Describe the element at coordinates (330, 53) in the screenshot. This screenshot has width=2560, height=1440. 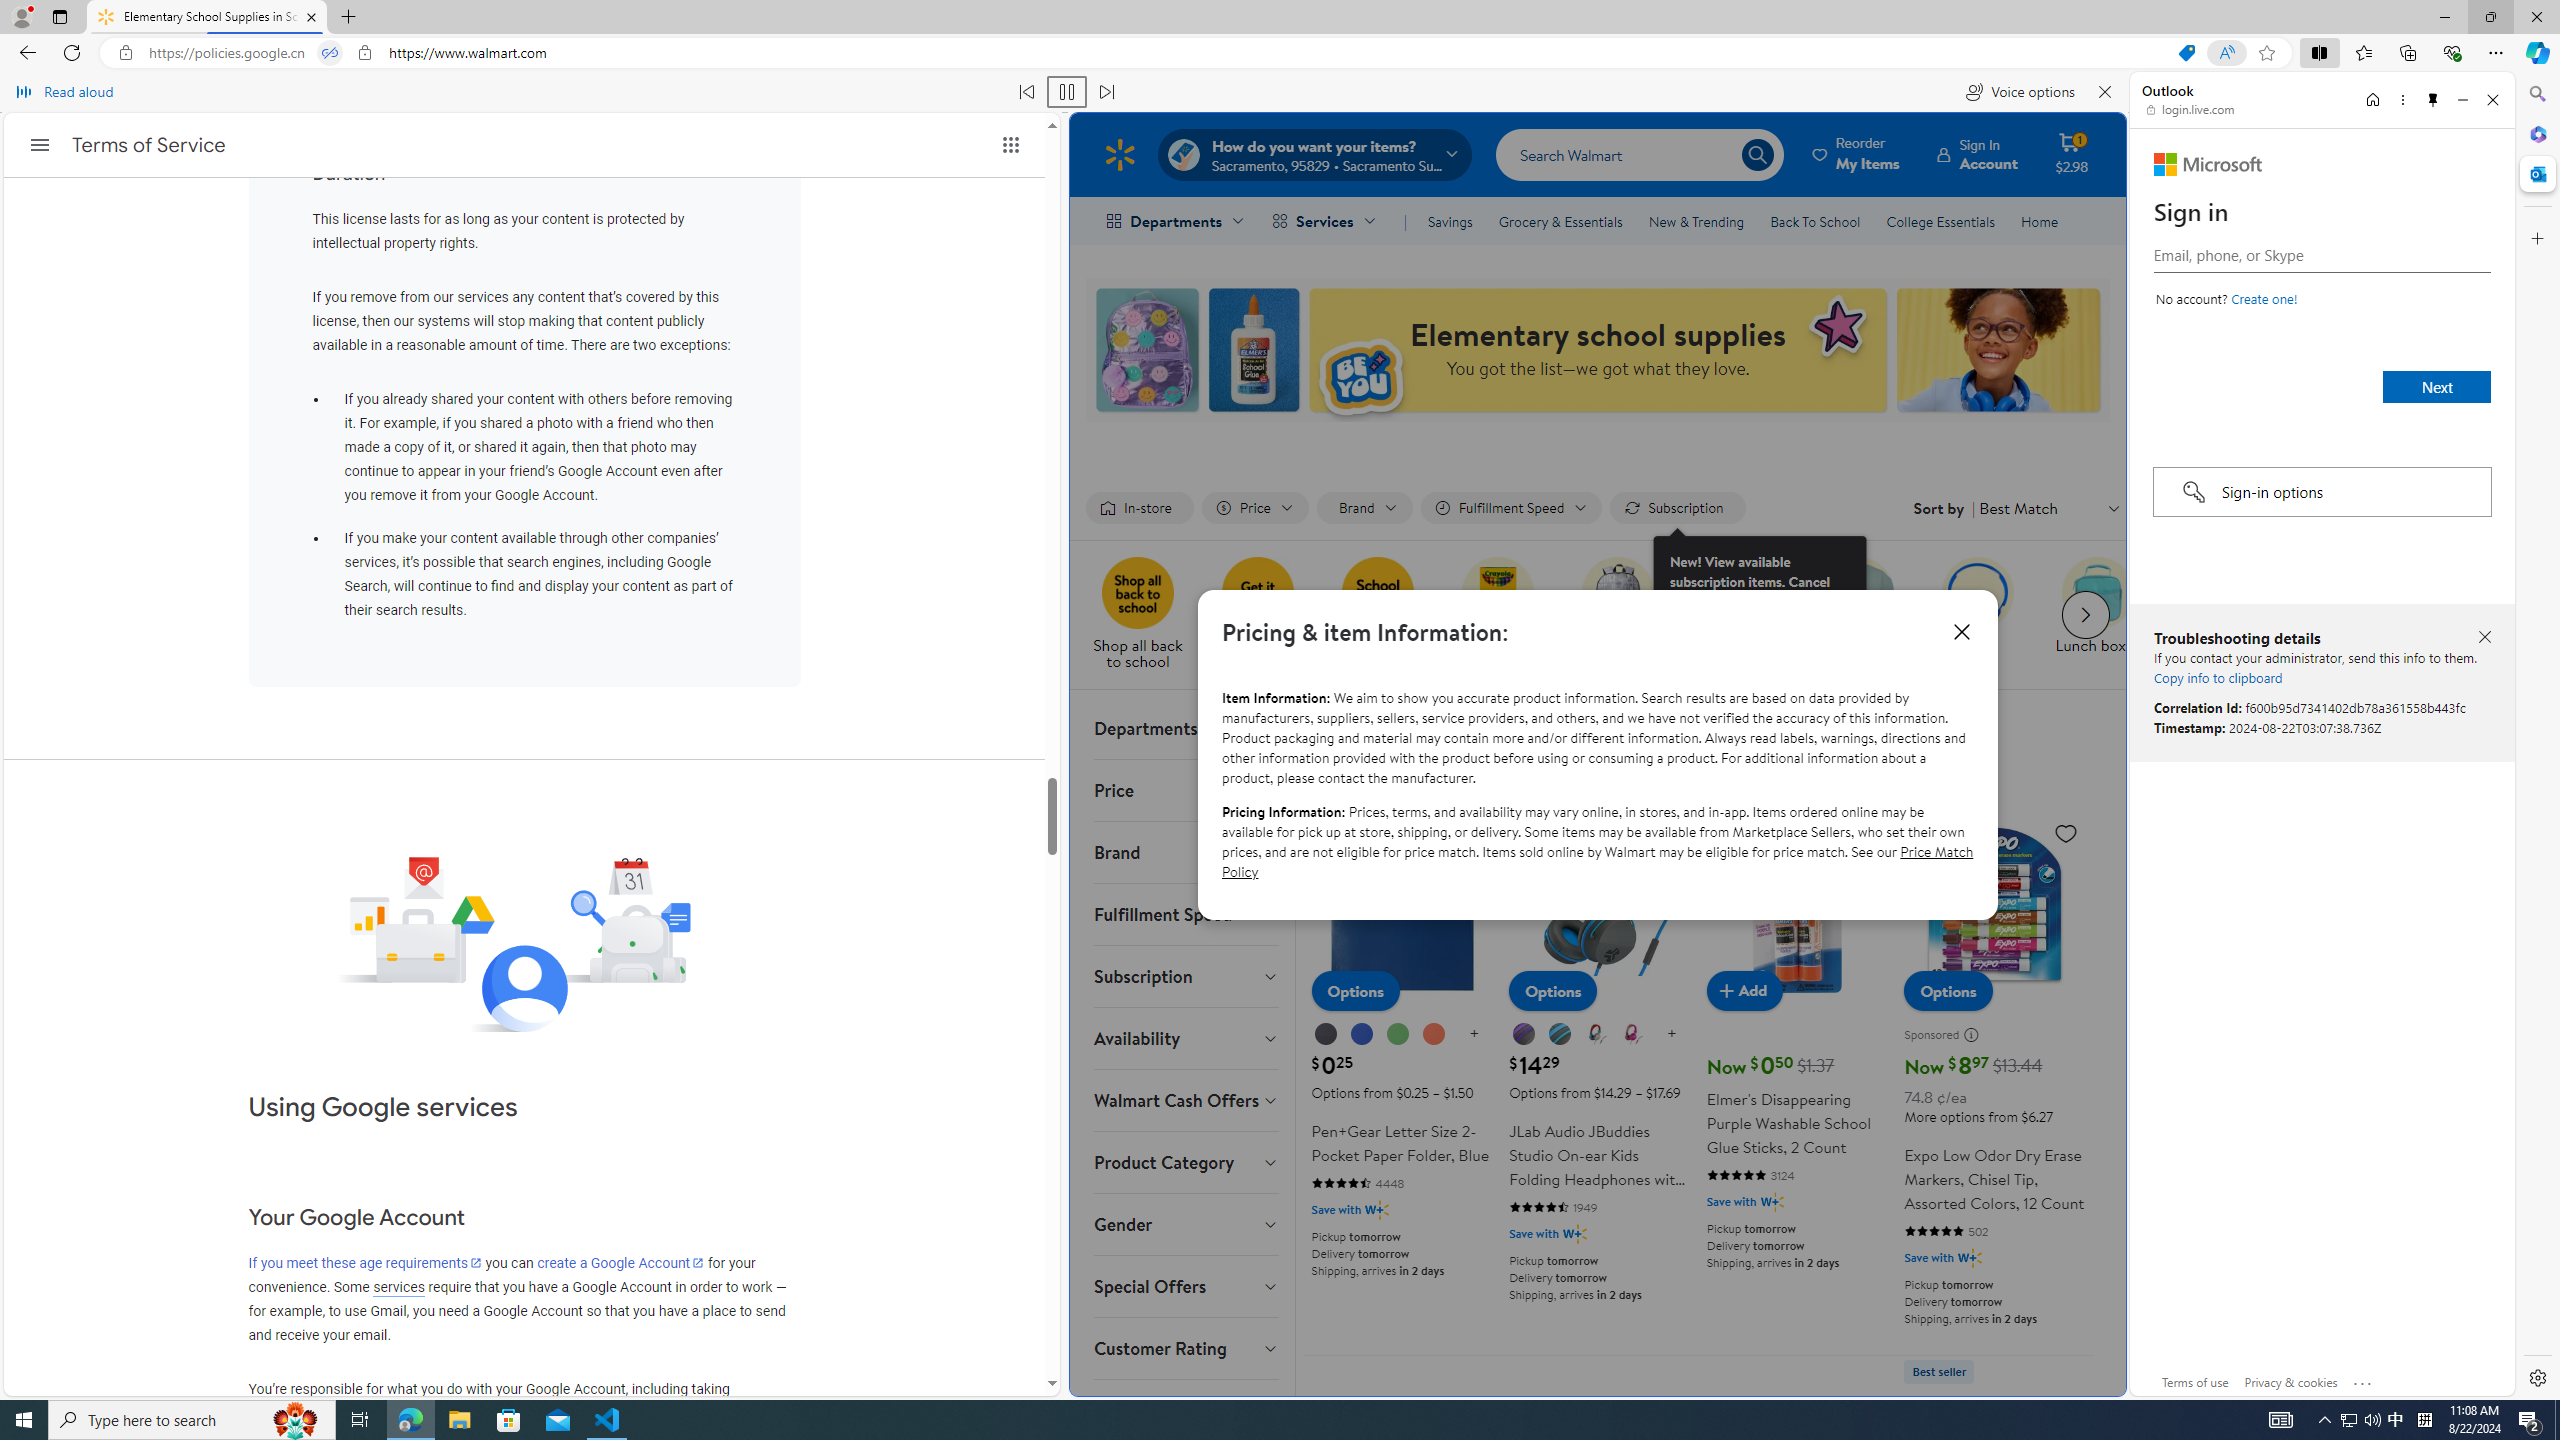
I see `'Tabs in split screen'` at that location.